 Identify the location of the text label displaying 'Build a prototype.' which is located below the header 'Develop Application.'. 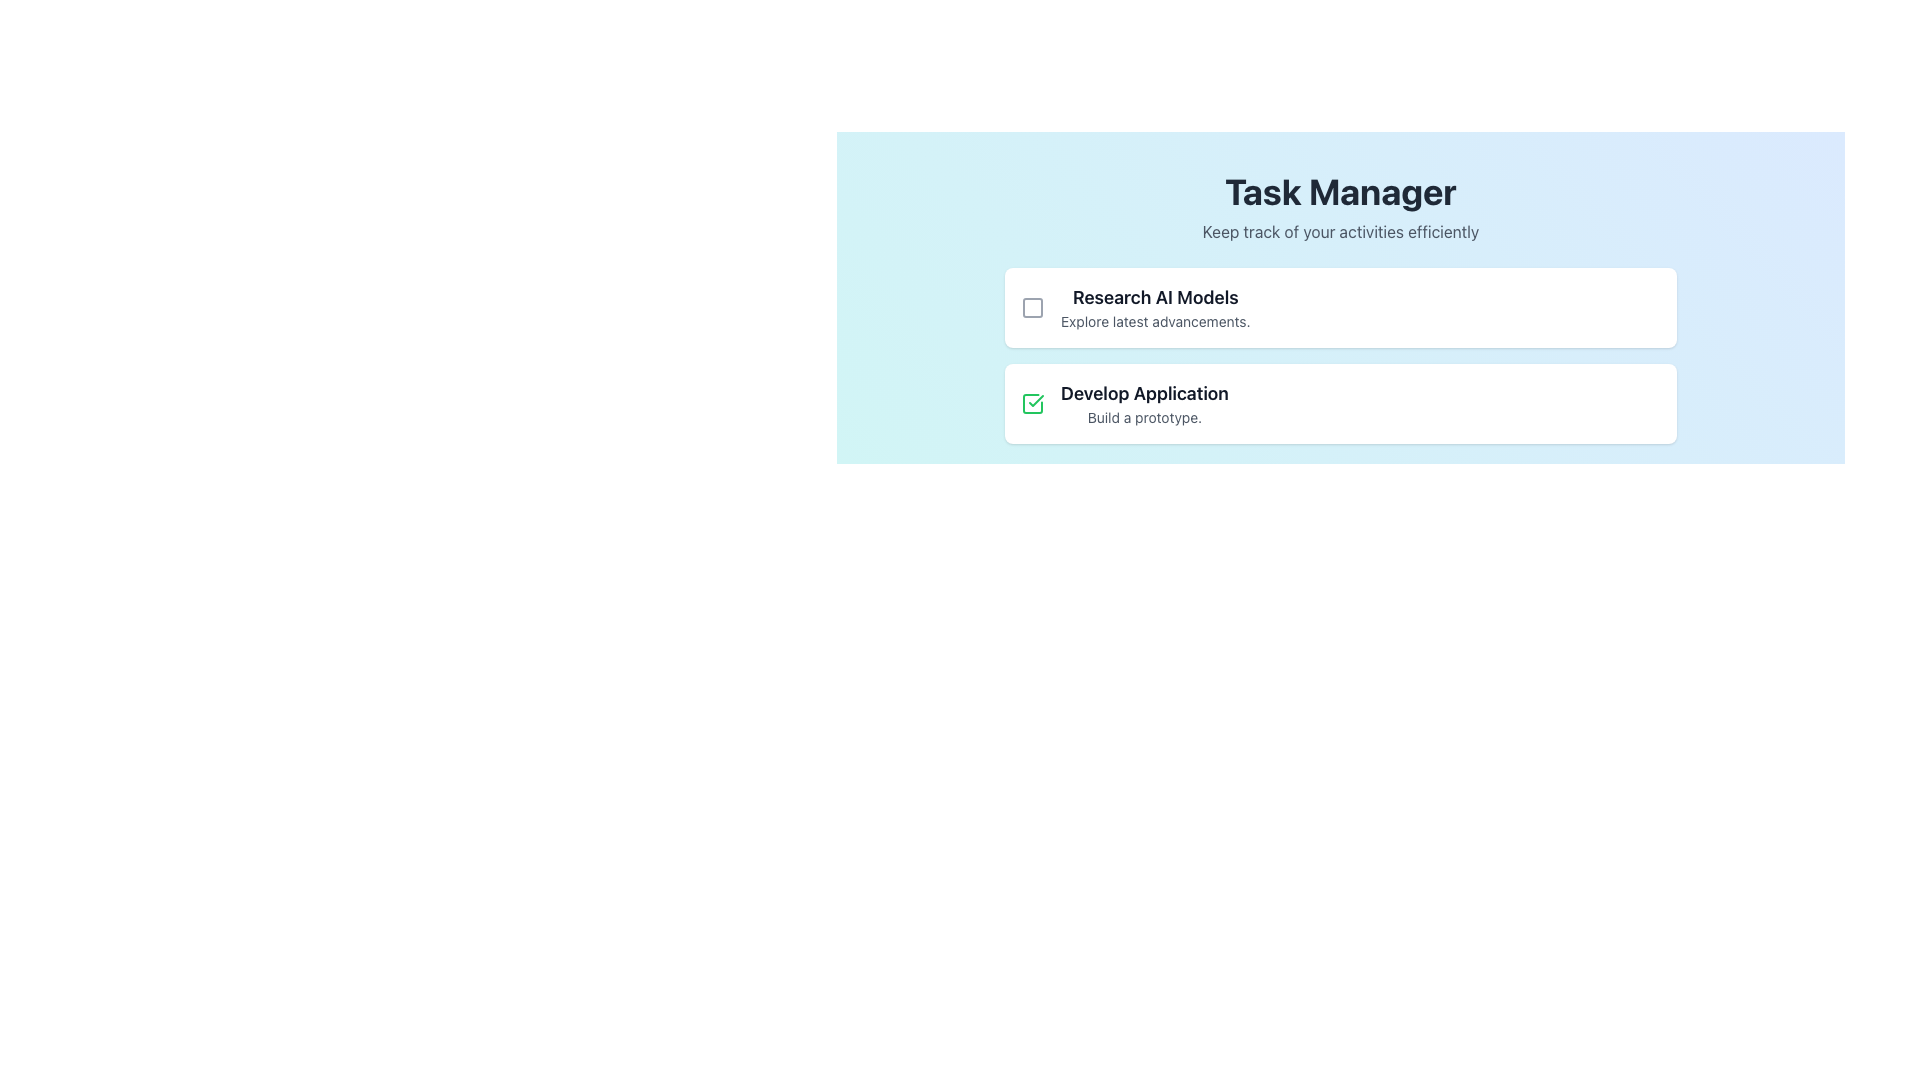
(1144, 416).